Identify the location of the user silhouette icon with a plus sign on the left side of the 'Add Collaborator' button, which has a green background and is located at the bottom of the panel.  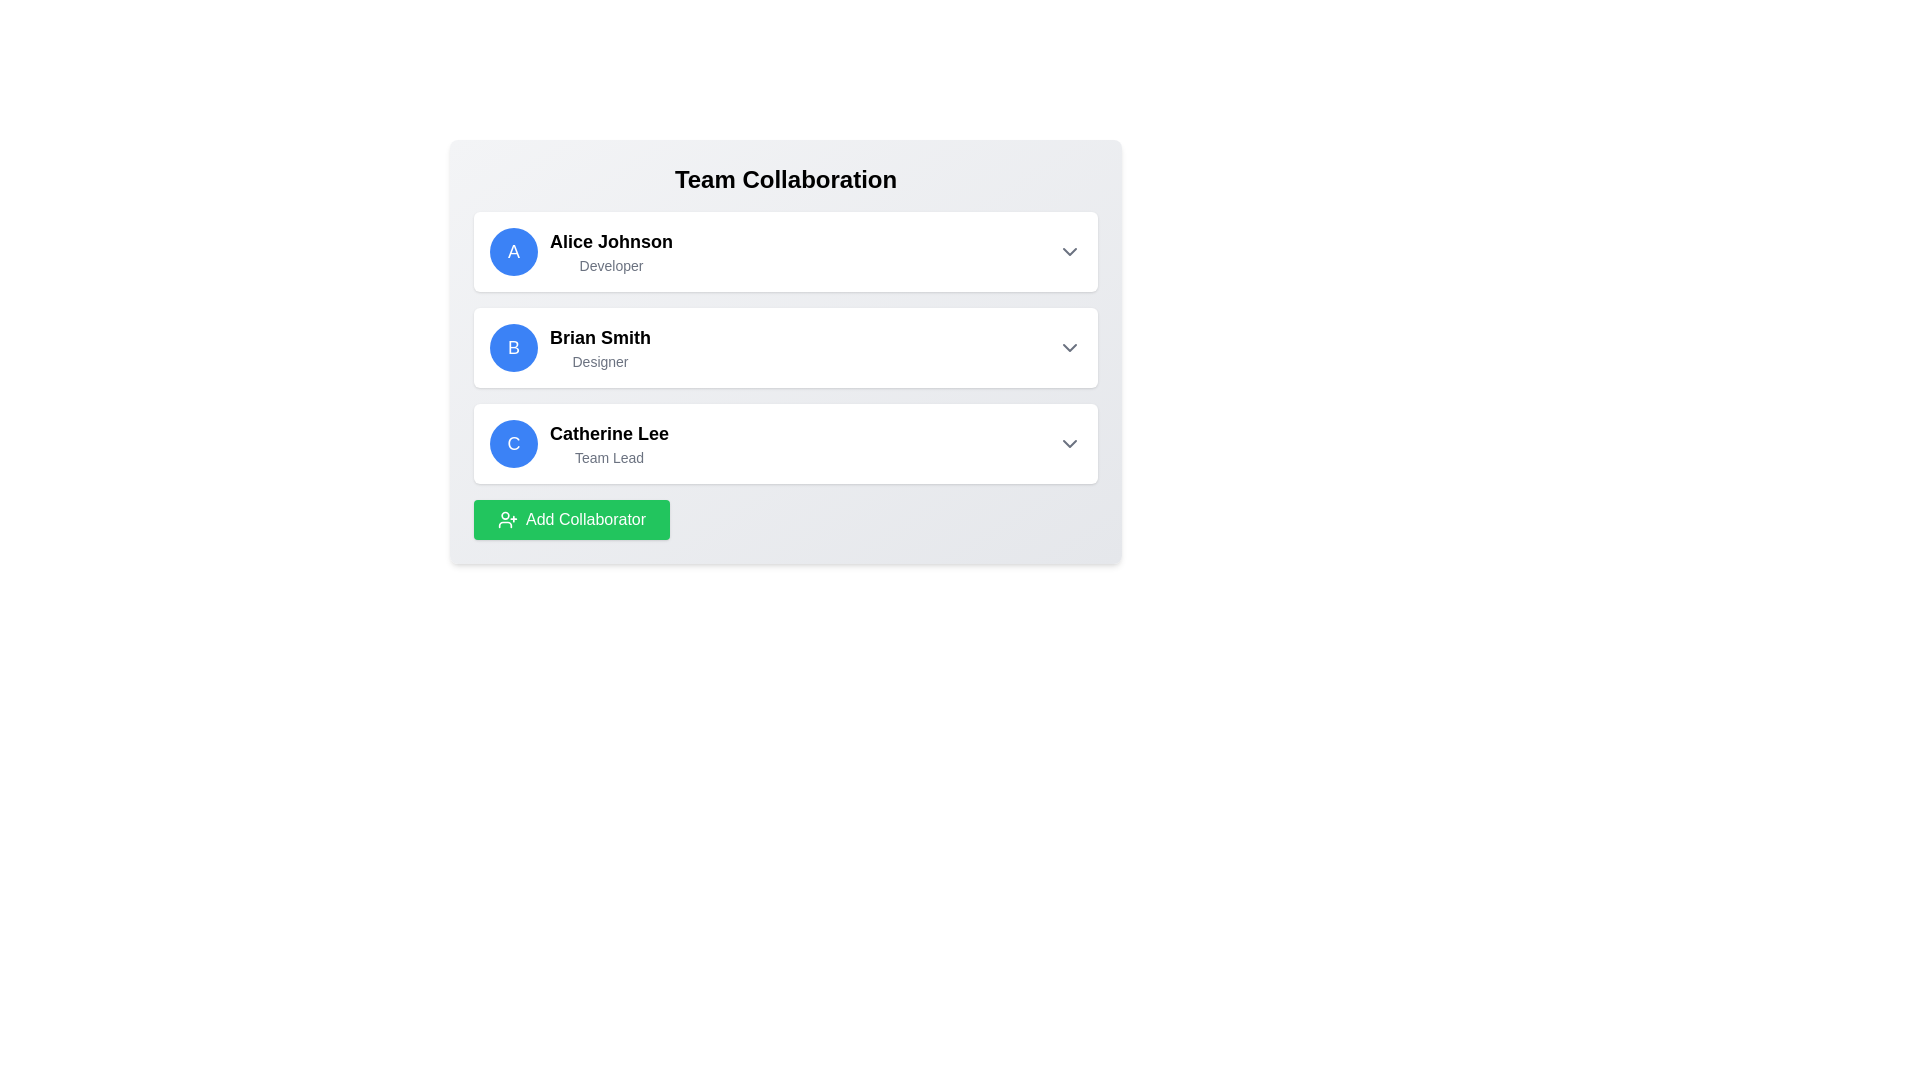
(508, 519).